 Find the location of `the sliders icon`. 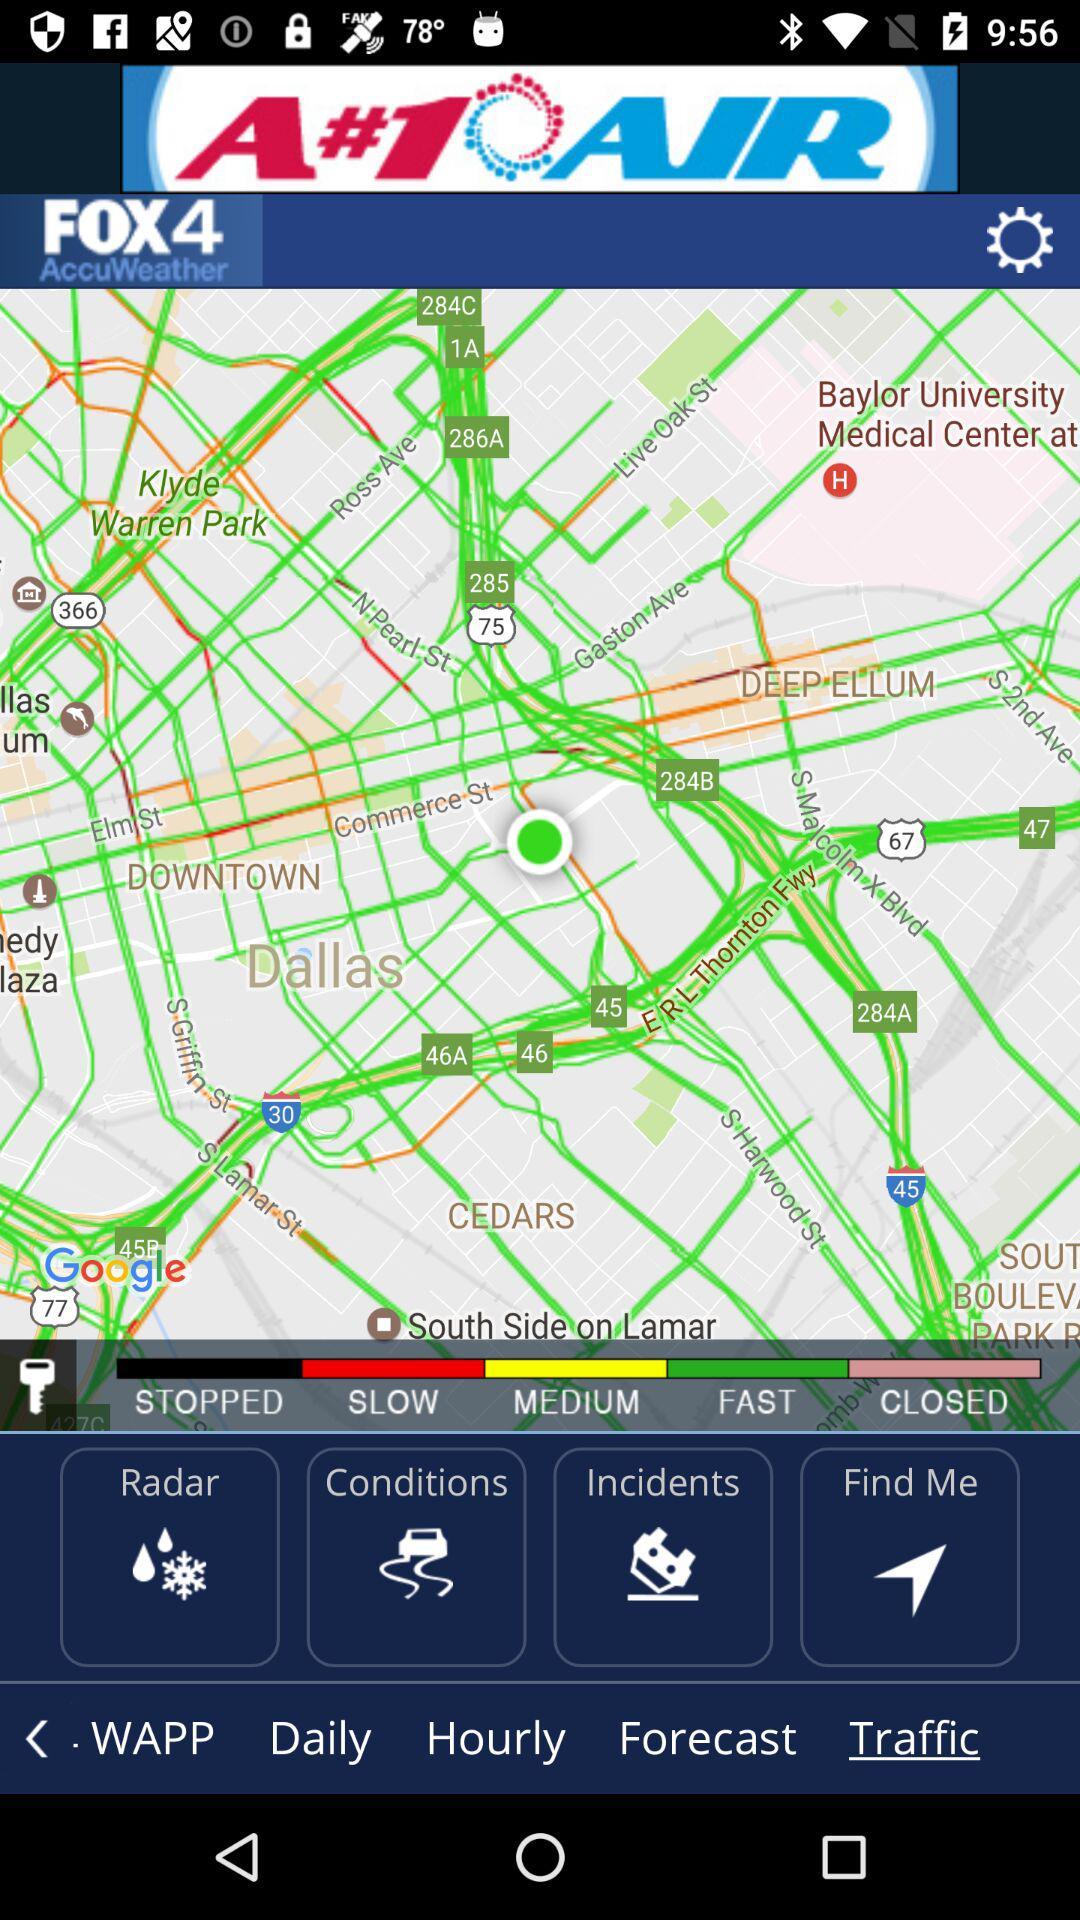

the sliders icon is located at coordinates (131, 240).